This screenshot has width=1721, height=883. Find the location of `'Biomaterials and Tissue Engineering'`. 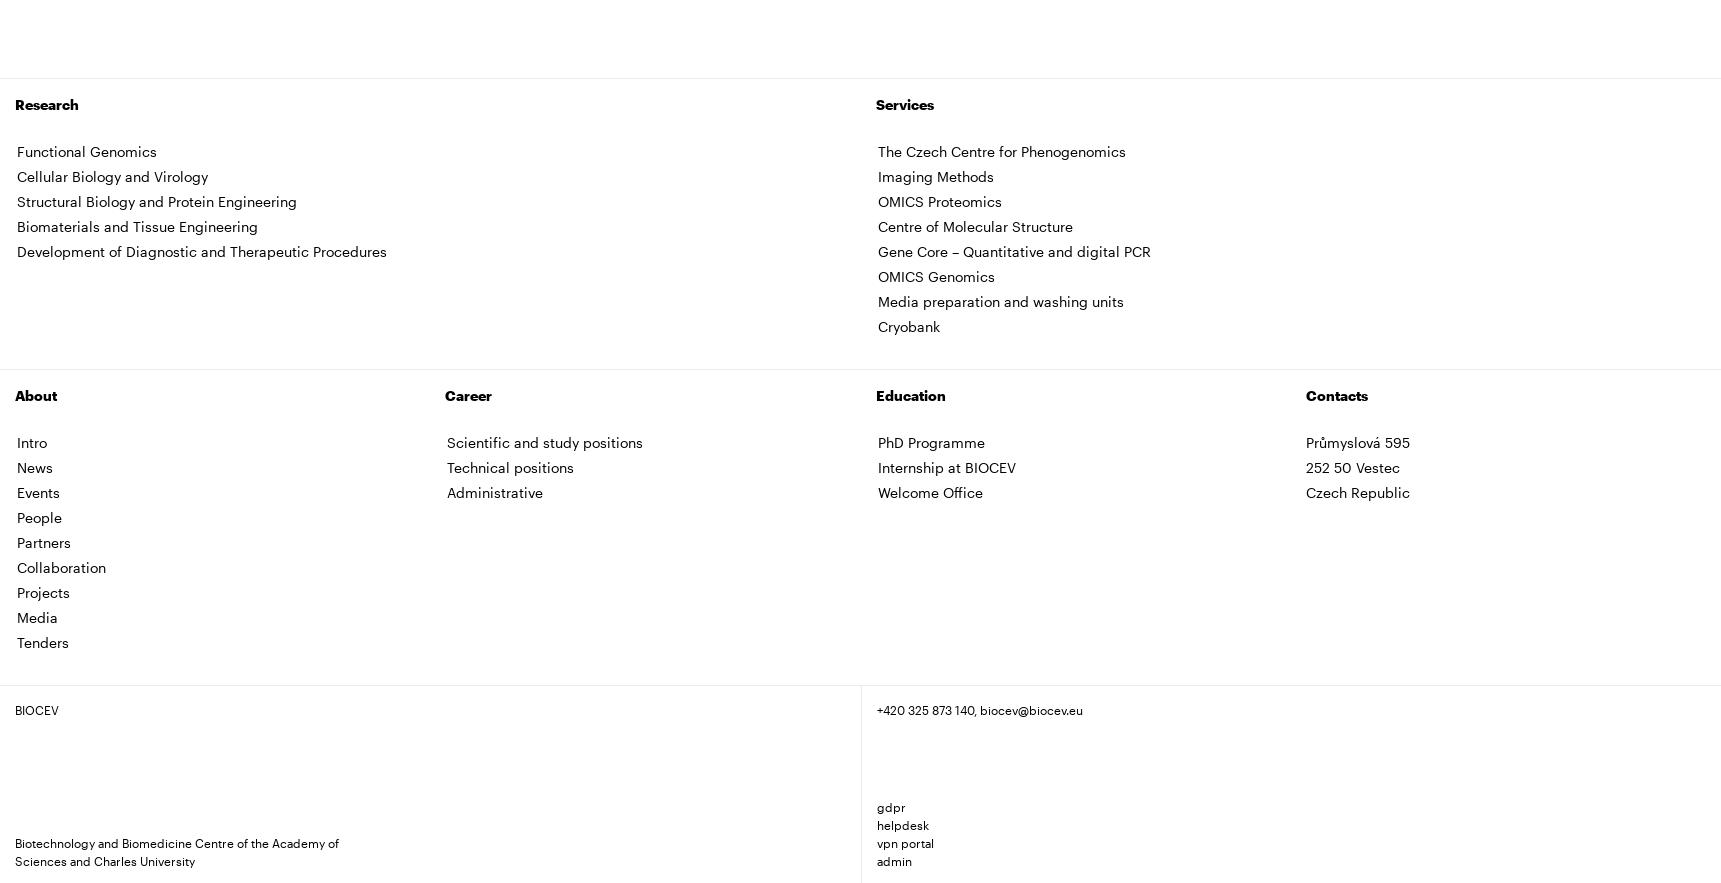

'Biomaterials and Tissue Engineering' is located at coordinates (136, 225).